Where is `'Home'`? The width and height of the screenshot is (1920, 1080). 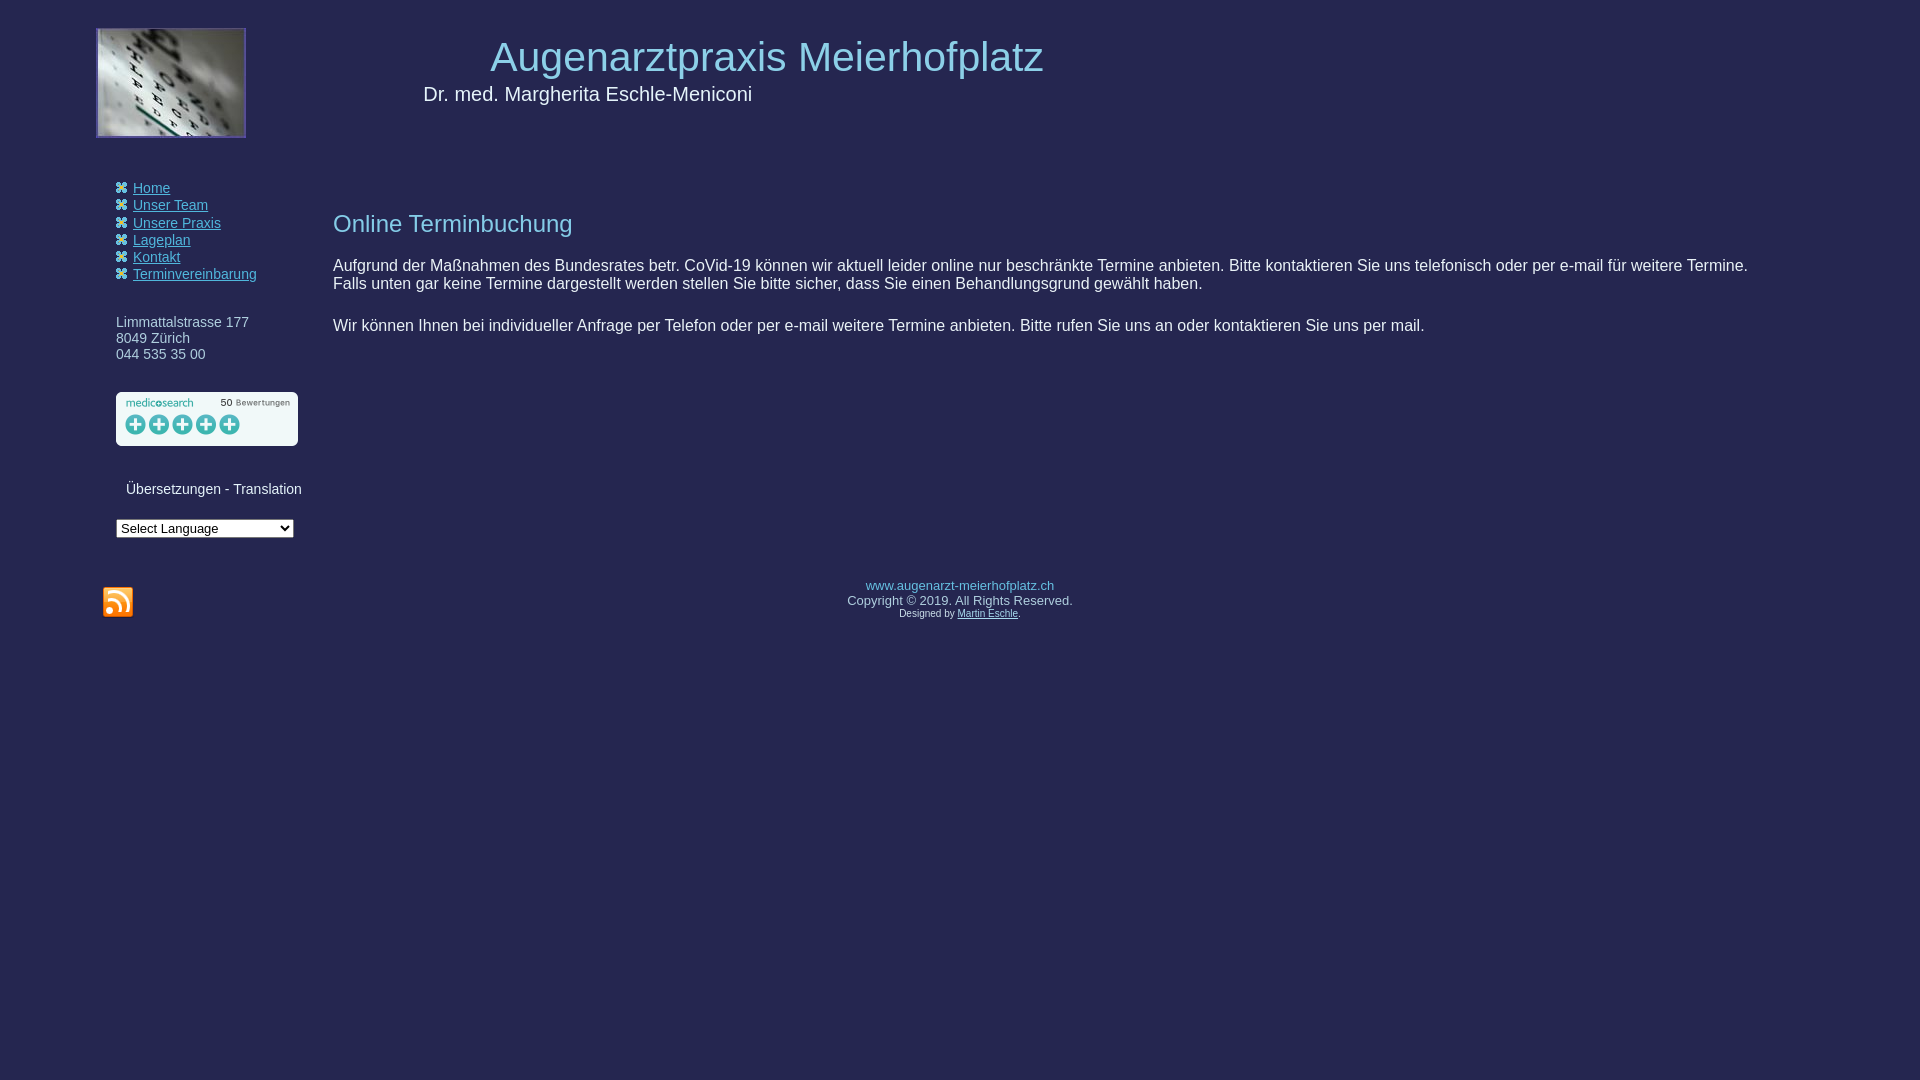 'Home' is located at coordinates (150, 188).